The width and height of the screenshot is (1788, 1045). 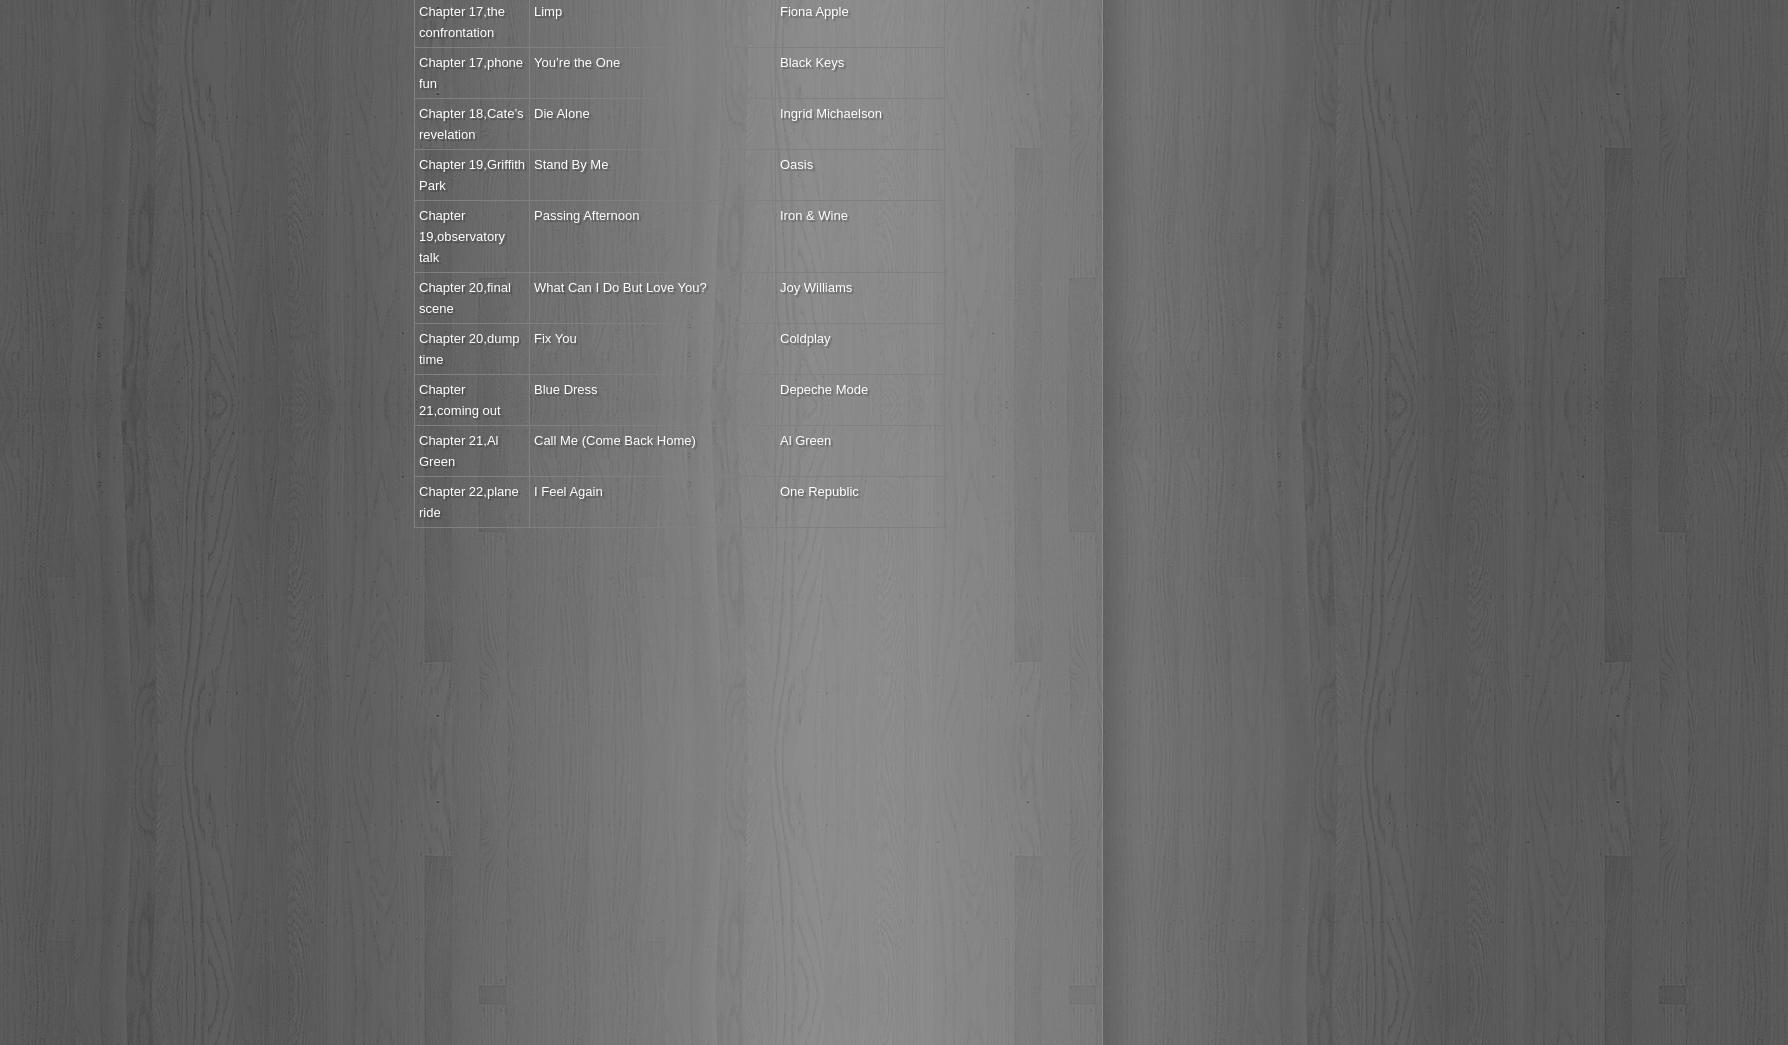 I want to click on 'Chapter 18,Cate’s revelation', so click(x=470, y=123).